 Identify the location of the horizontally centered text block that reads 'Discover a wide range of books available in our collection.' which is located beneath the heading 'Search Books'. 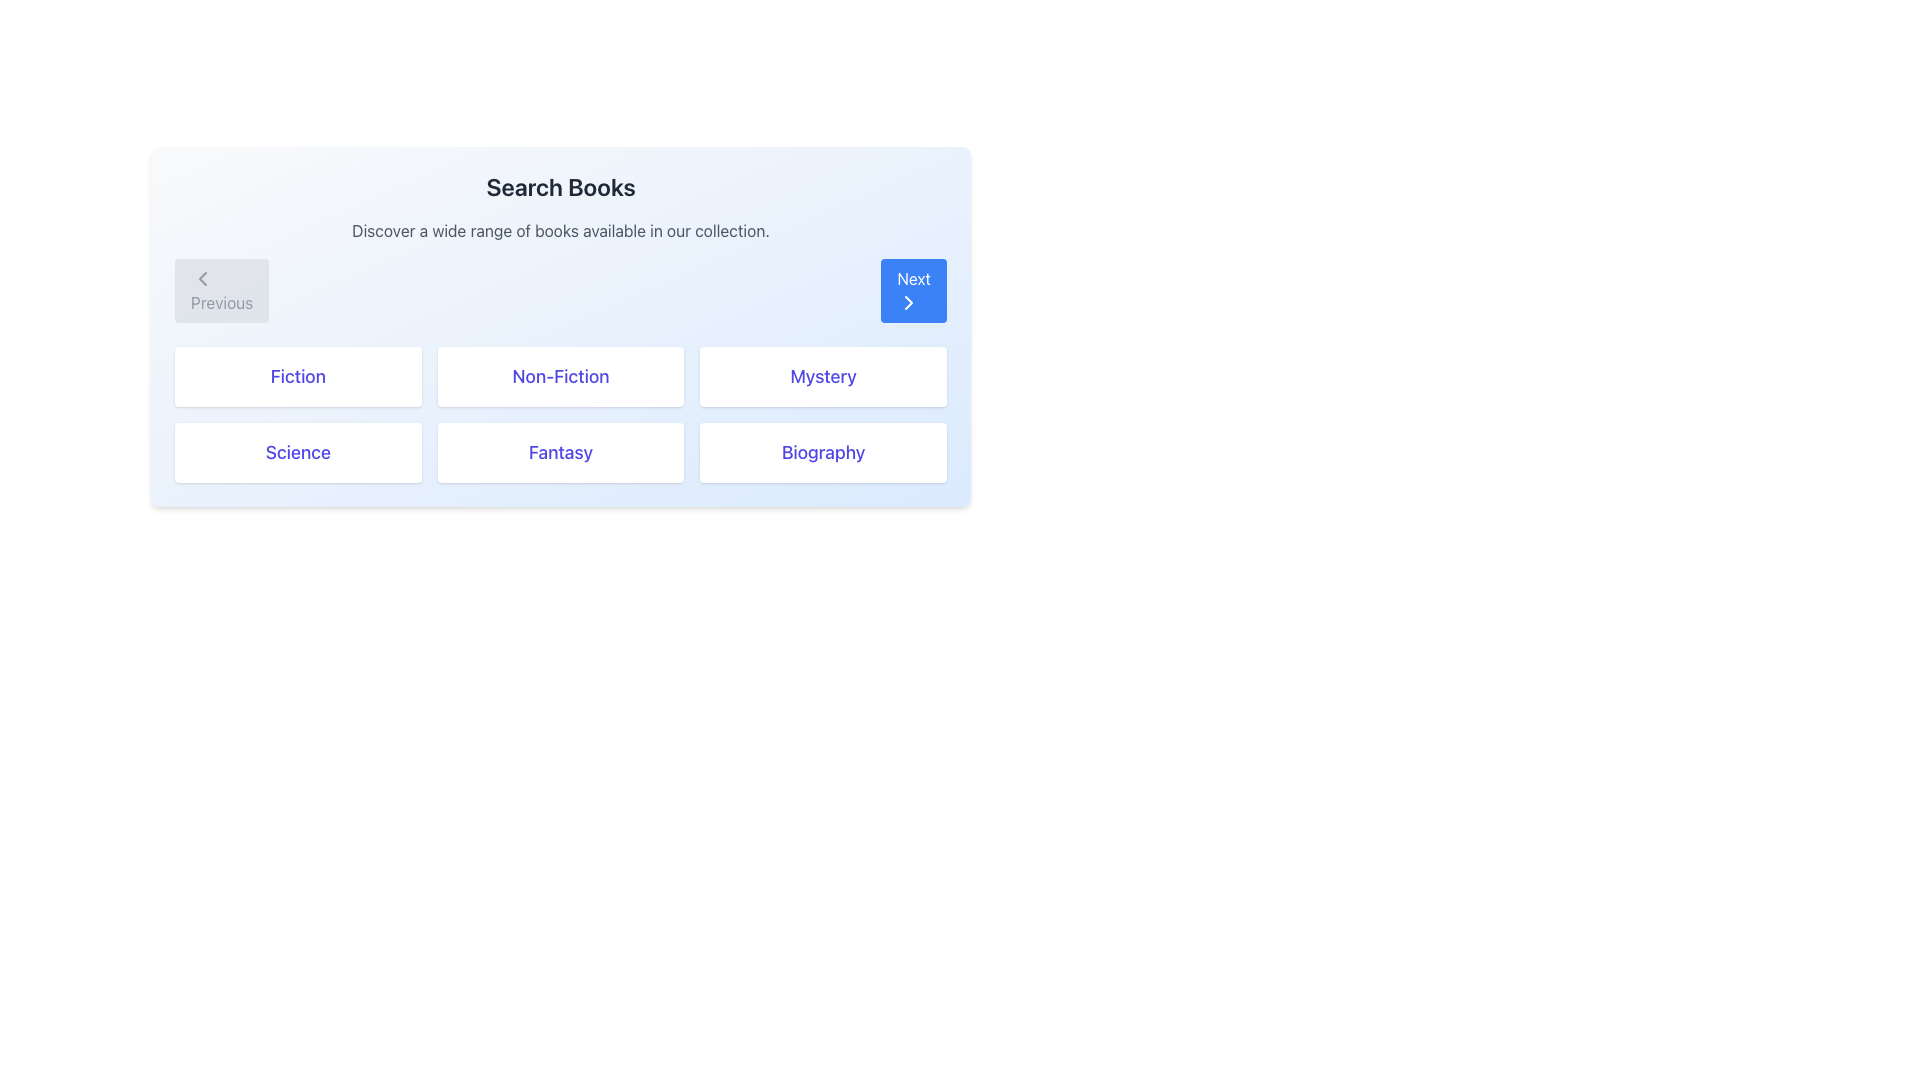
(560, 230).